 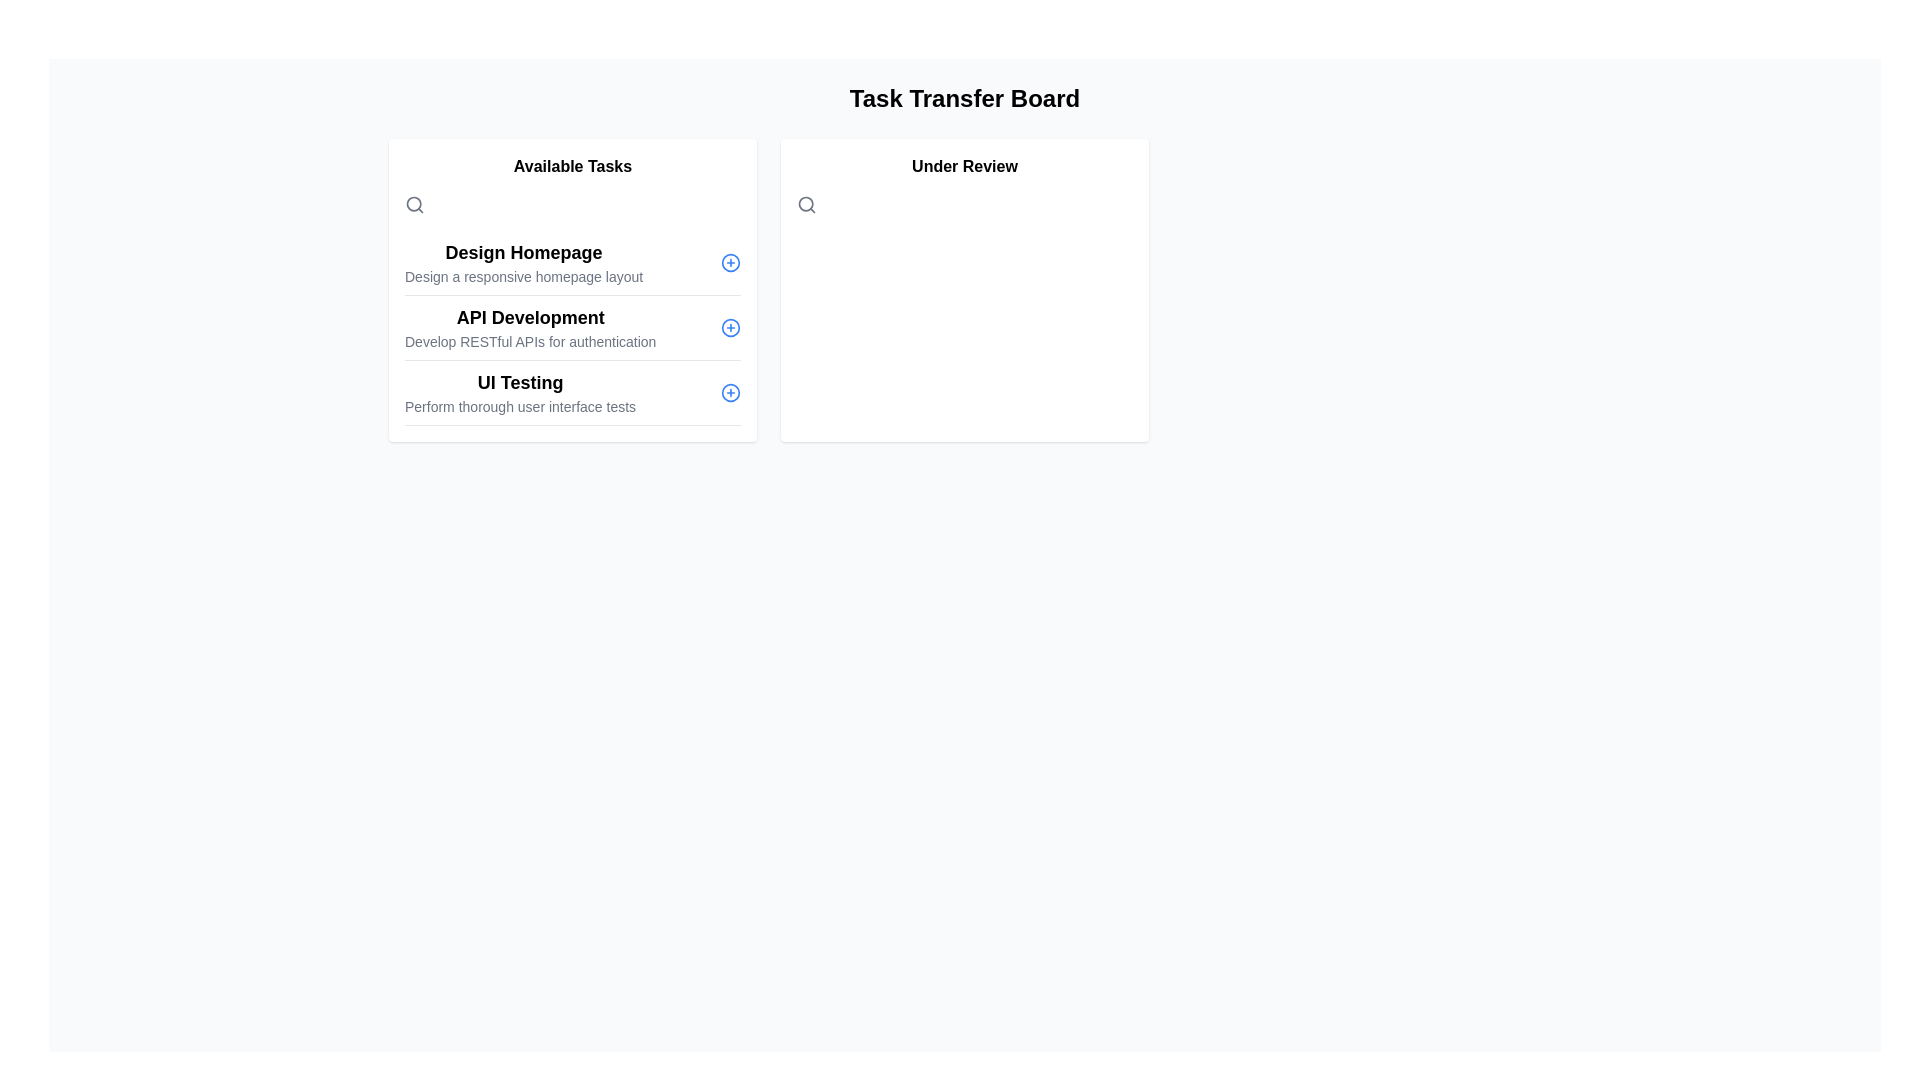 I want to click on the static text block reading 'Perform thorough user interface tests', which is positioned below the header 'UI Testing' in the 'Available Tasks' column, so click(x=520, y=406).